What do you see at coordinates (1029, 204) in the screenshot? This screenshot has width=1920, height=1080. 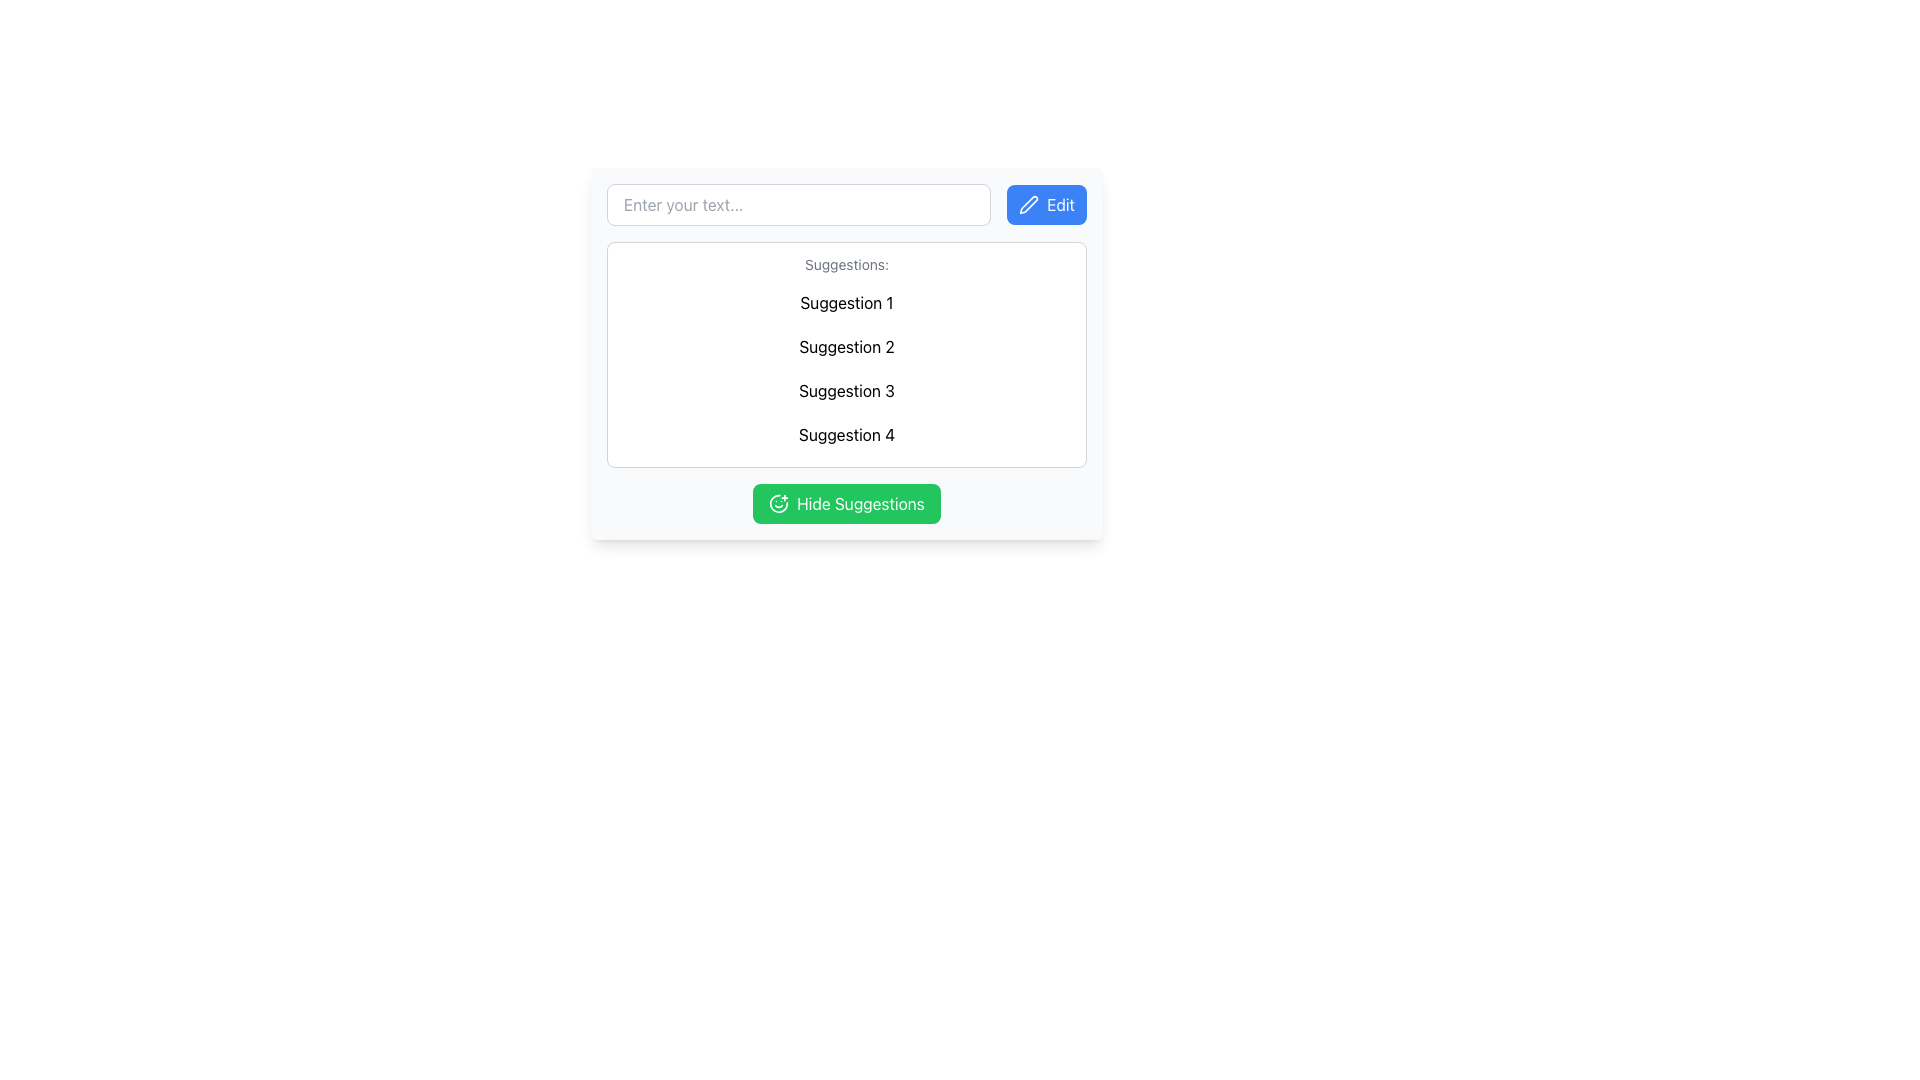 I see `the SVG pen icon, which is located inside the 'Edit' button on the right side of the application interface` at bounding box center [1029, 204].